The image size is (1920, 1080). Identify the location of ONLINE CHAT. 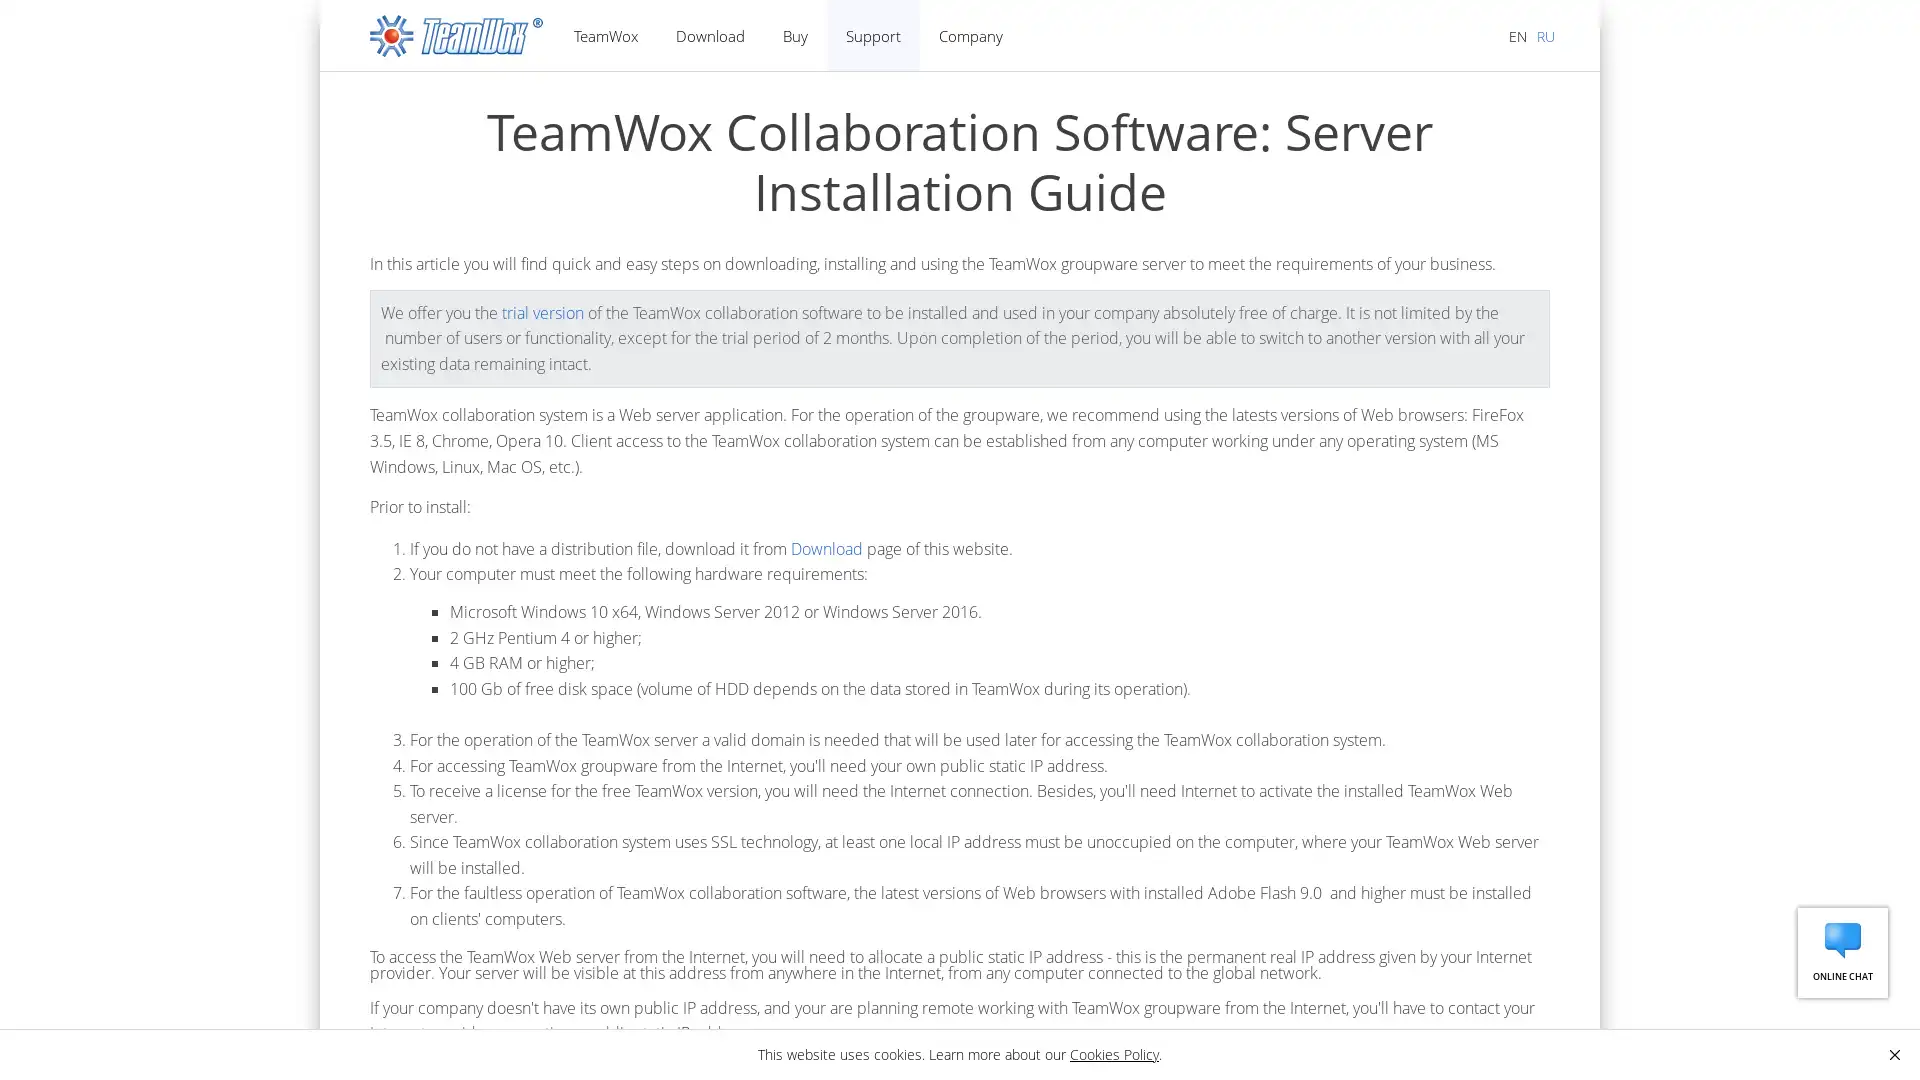
(1842, 951).